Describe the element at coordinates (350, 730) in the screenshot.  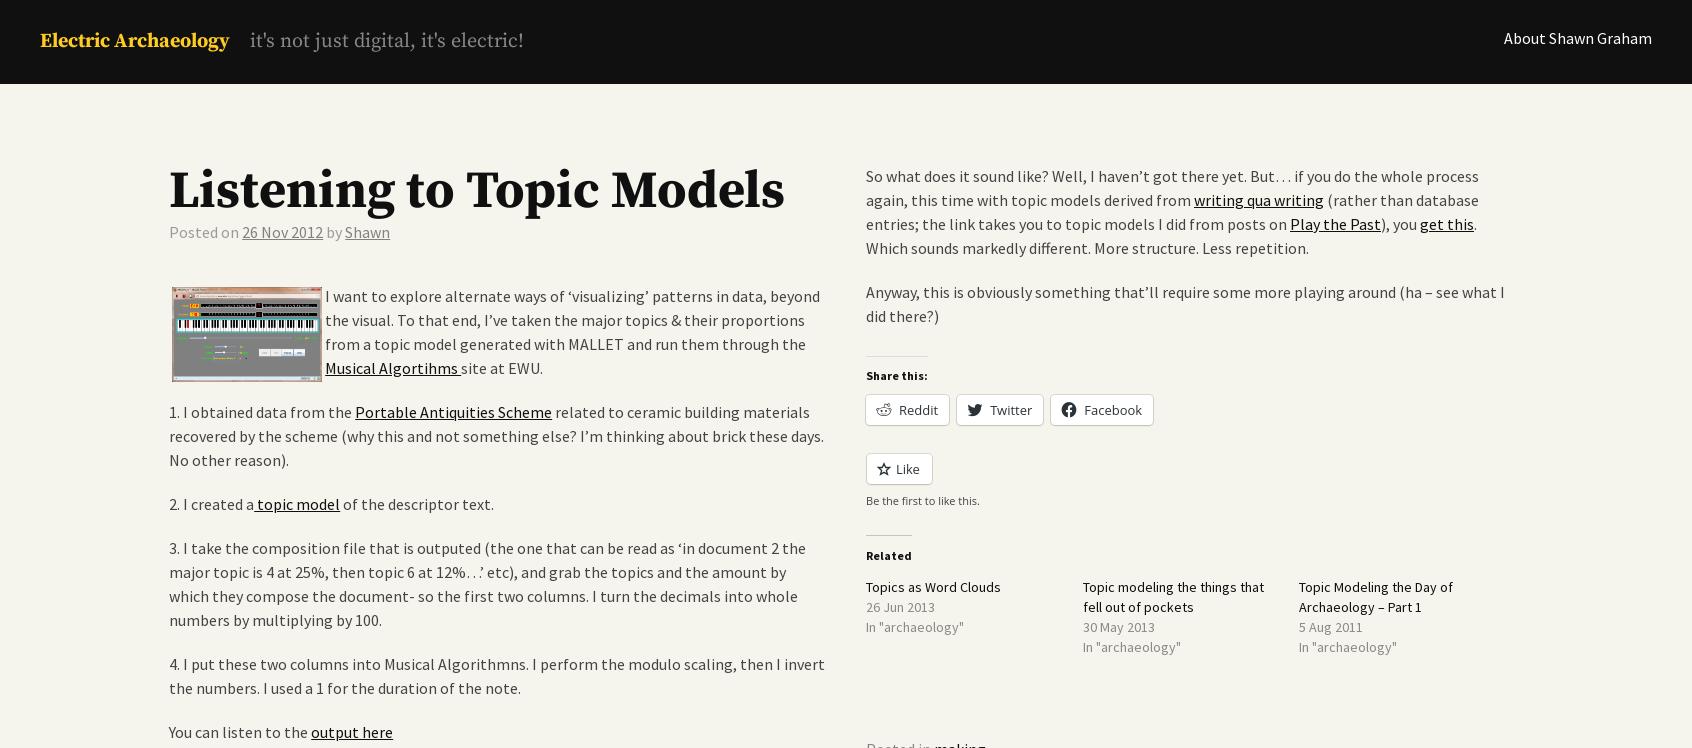
I see `'output here'` at that location.